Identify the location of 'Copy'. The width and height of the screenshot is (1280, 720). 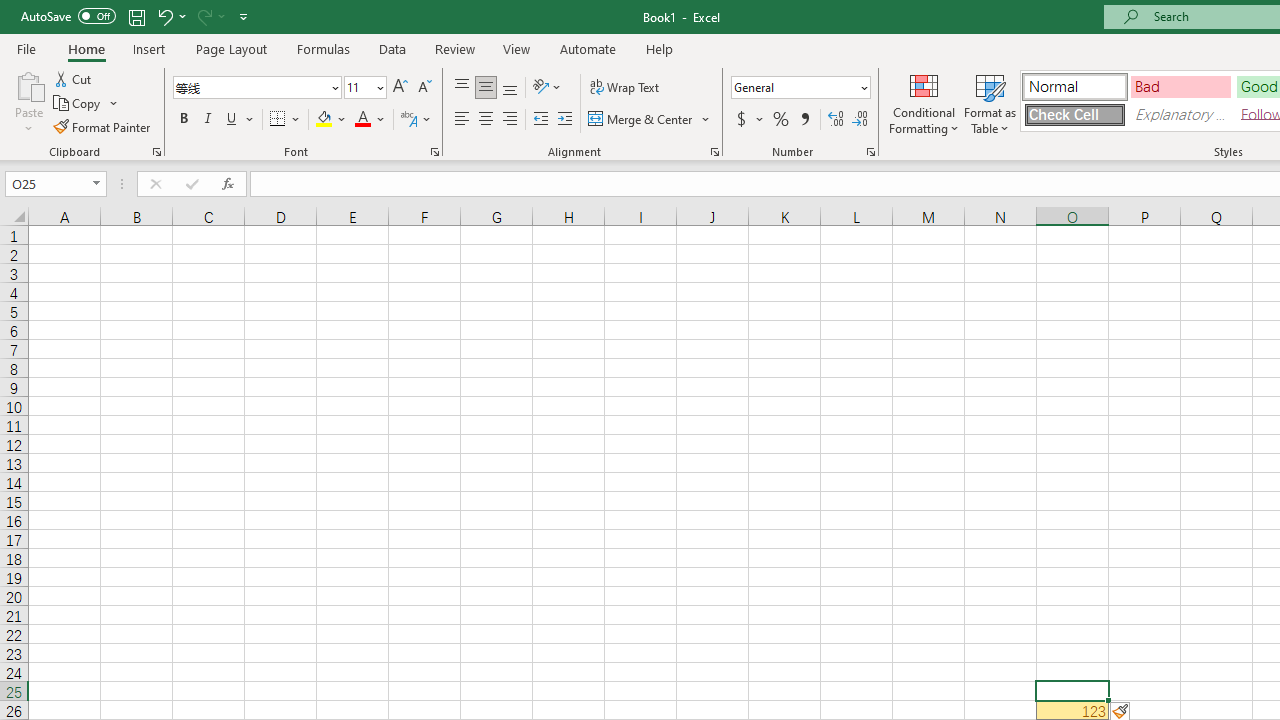
(78, 103).